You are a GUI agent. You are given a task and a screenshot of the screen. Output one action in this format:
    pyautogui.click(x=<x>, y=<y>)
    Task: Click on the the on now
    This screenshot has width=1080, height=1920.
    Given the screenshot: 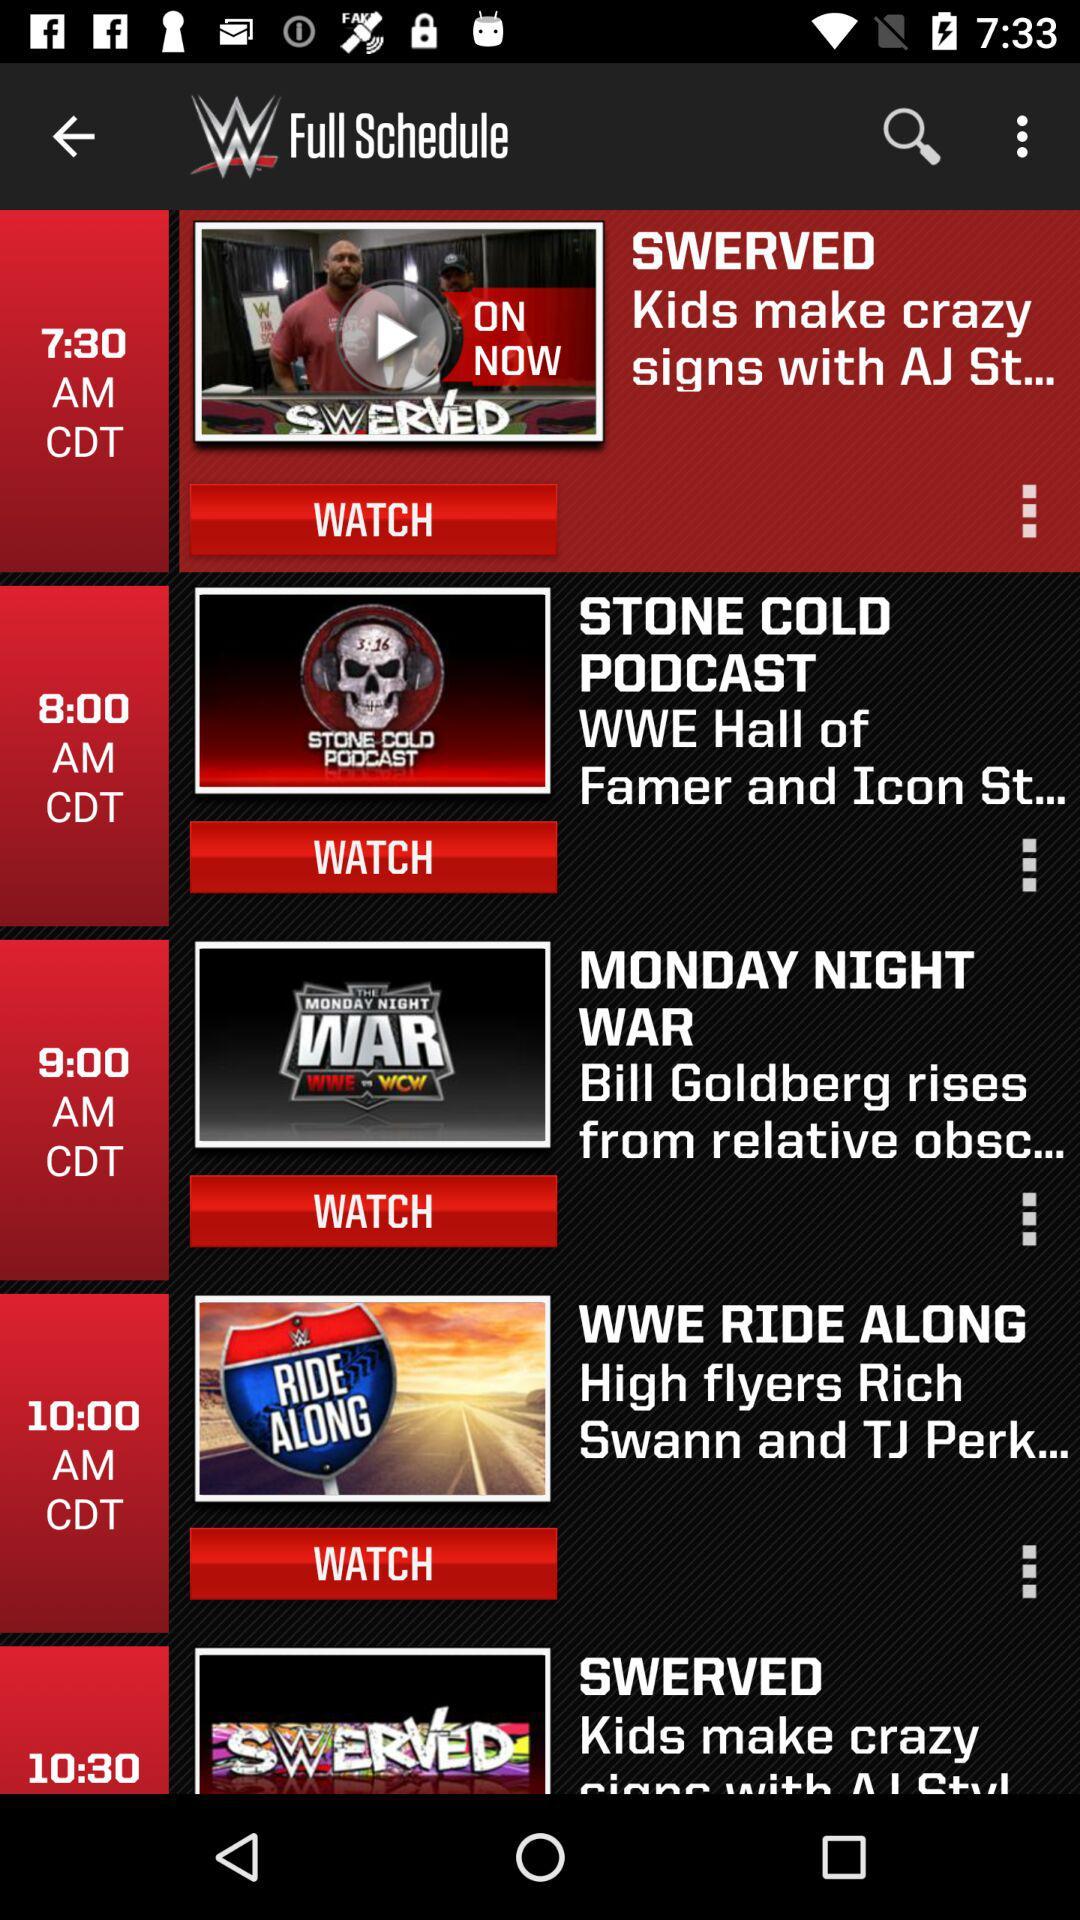 What is the action you would take?
    pyautogui.click(x=532, y=338)
    